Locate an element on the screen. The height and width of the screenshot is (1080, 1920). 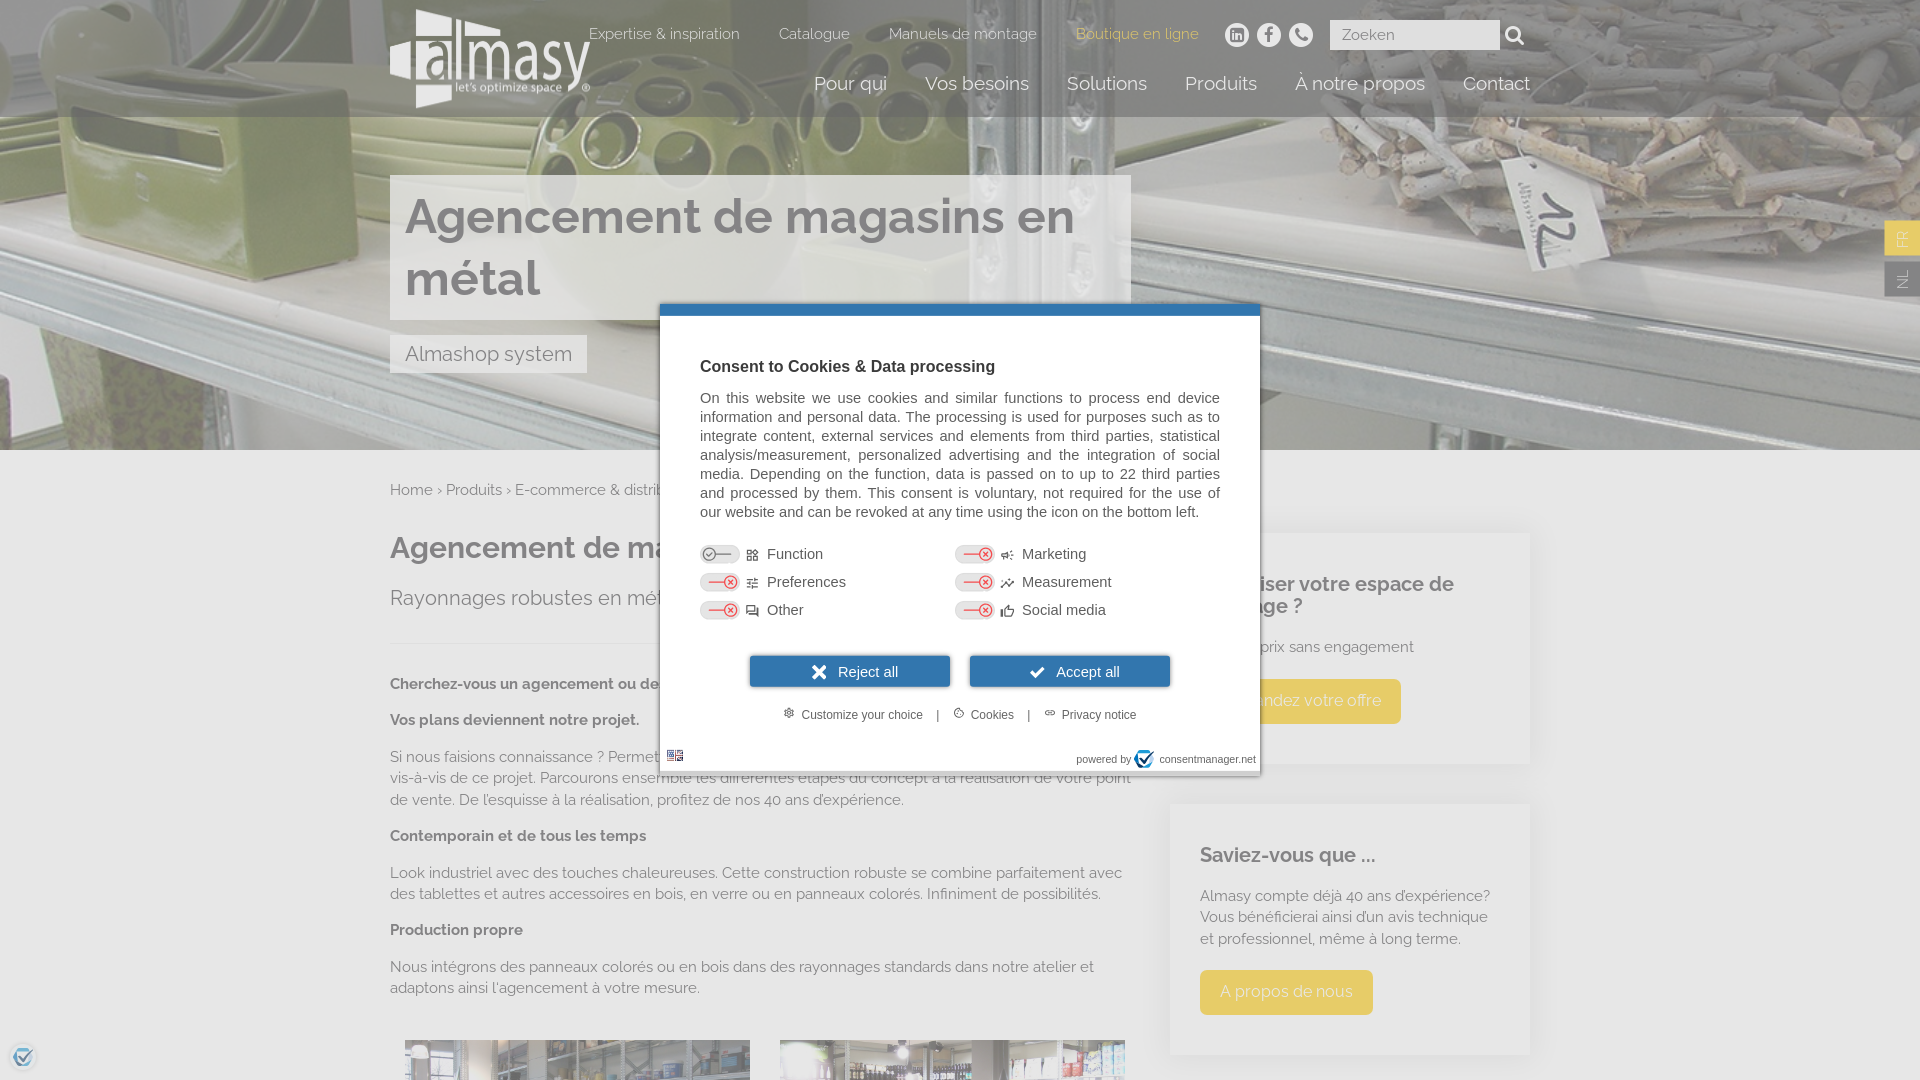
'Solutions' is located at coordinates (1106, 82).